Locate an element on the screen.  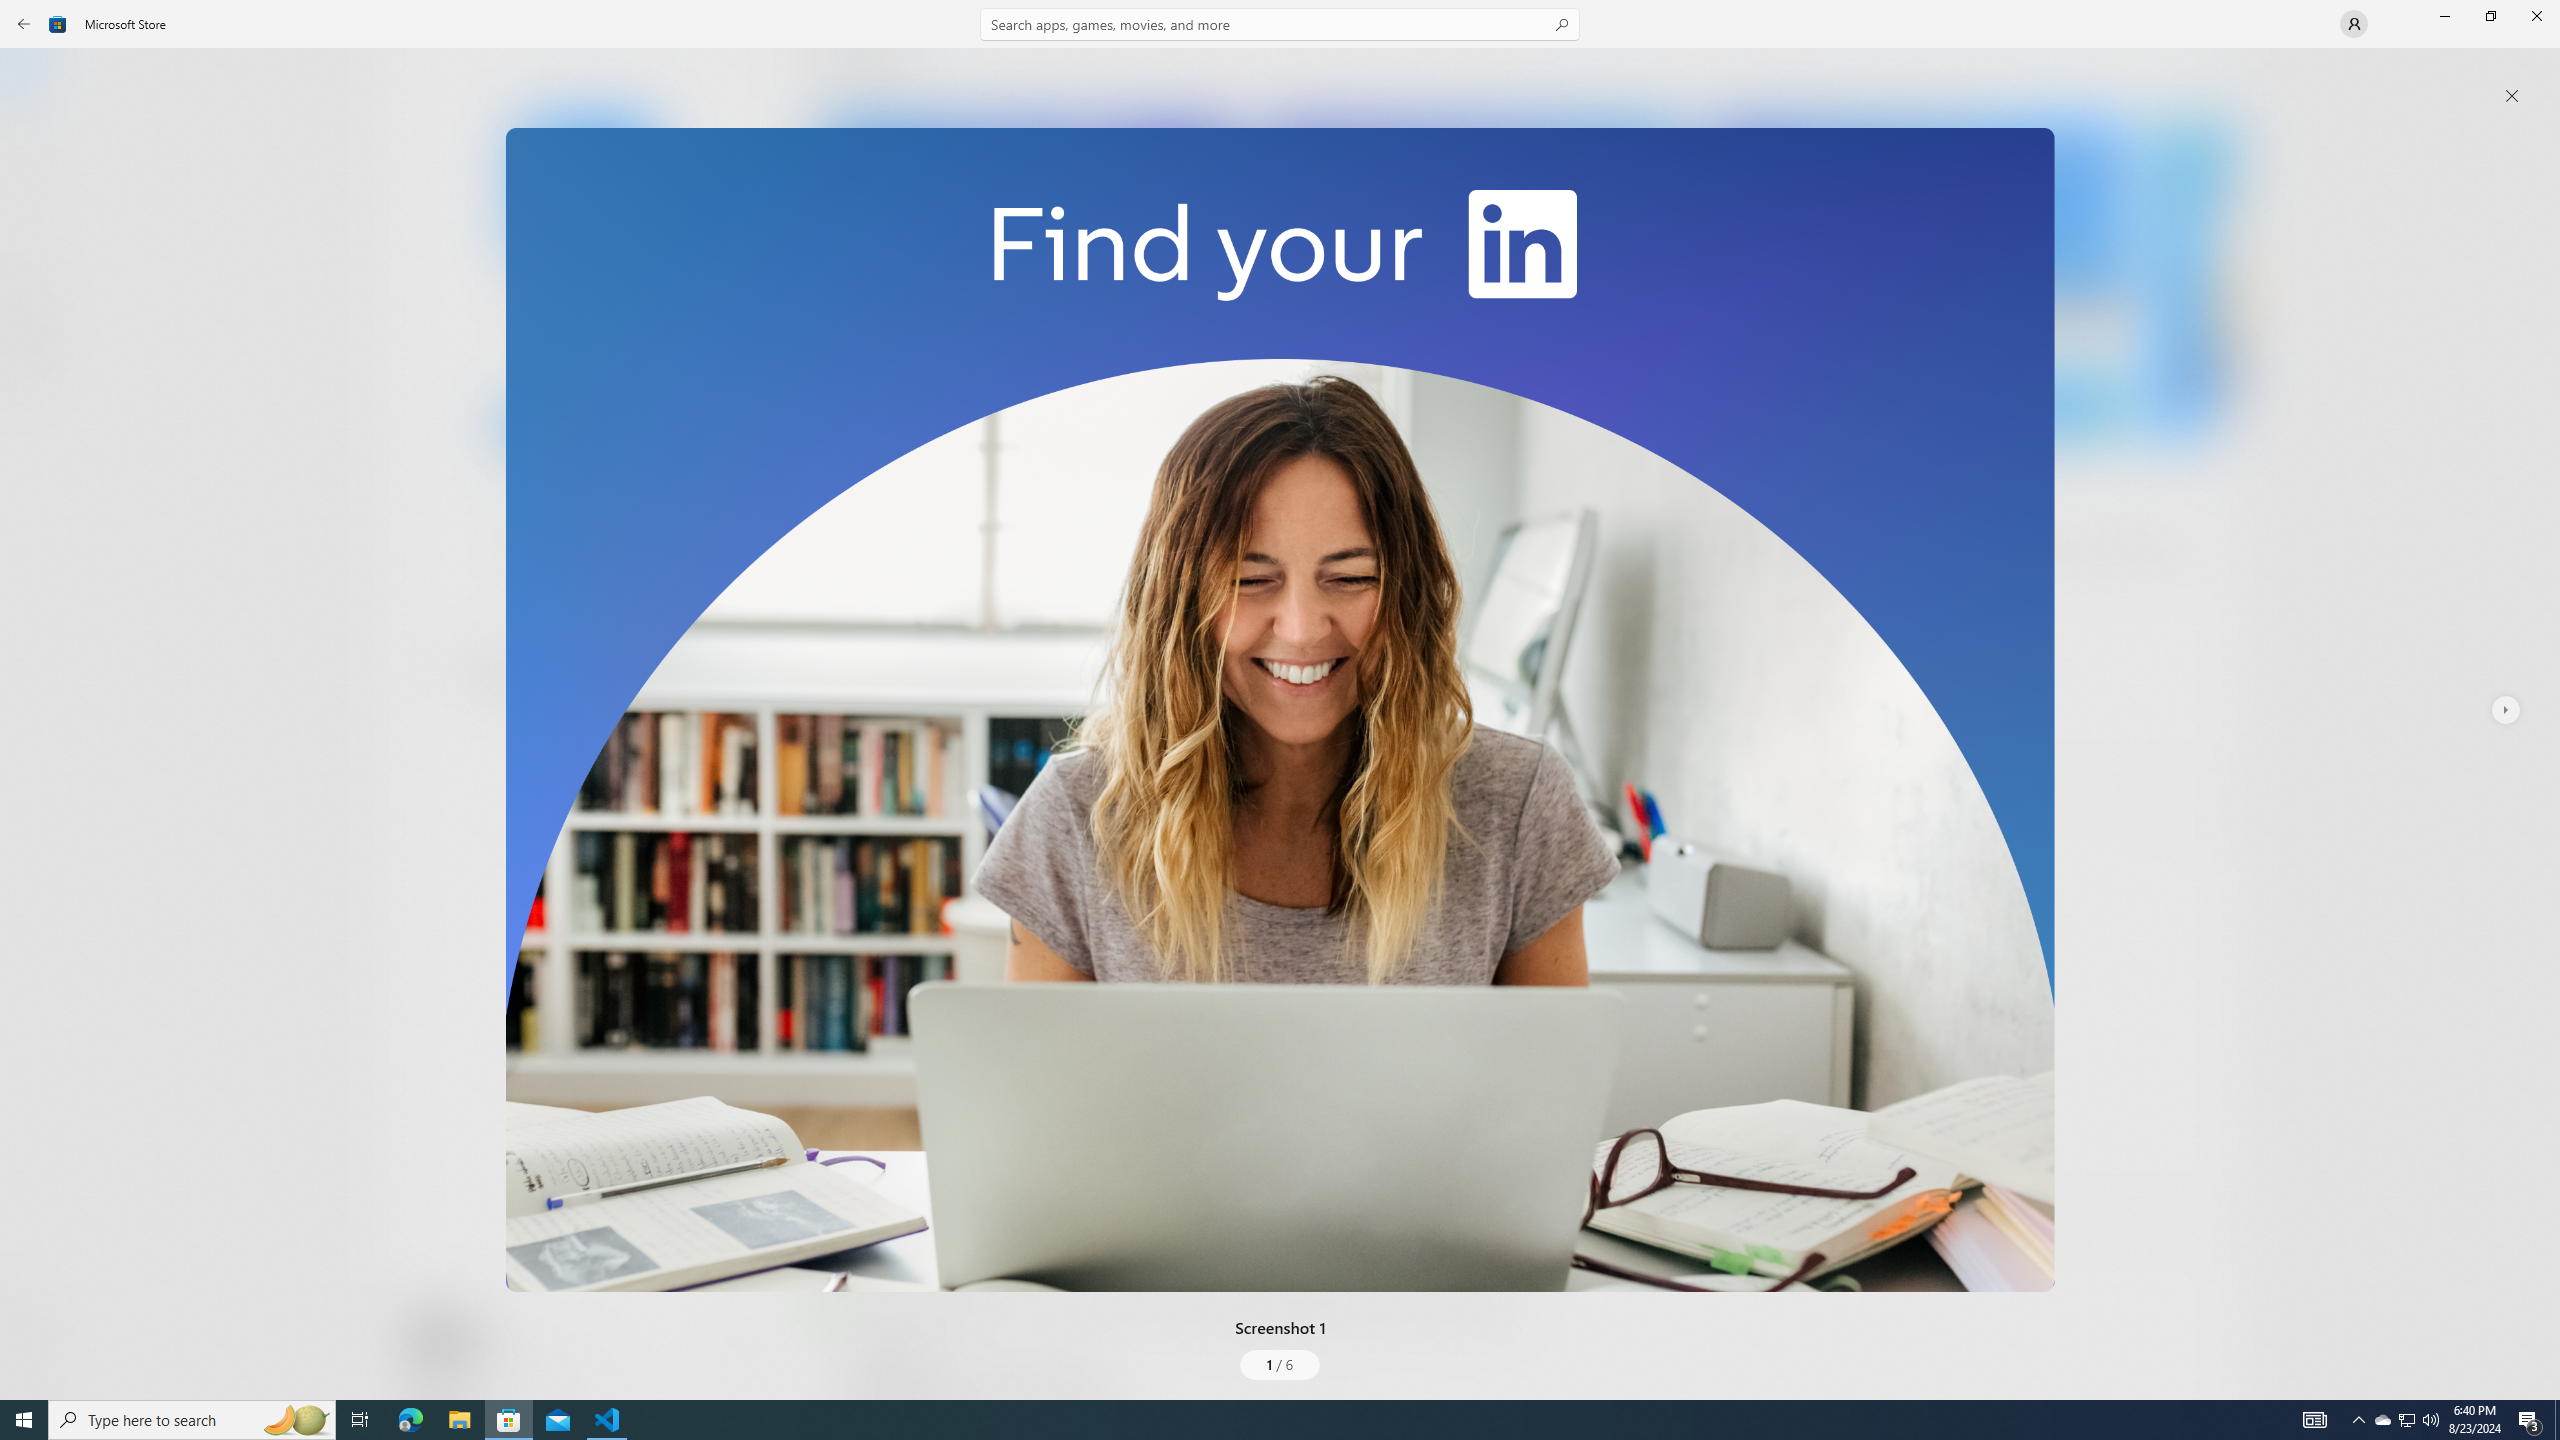
'Back' is located at coordinates (24, 22).